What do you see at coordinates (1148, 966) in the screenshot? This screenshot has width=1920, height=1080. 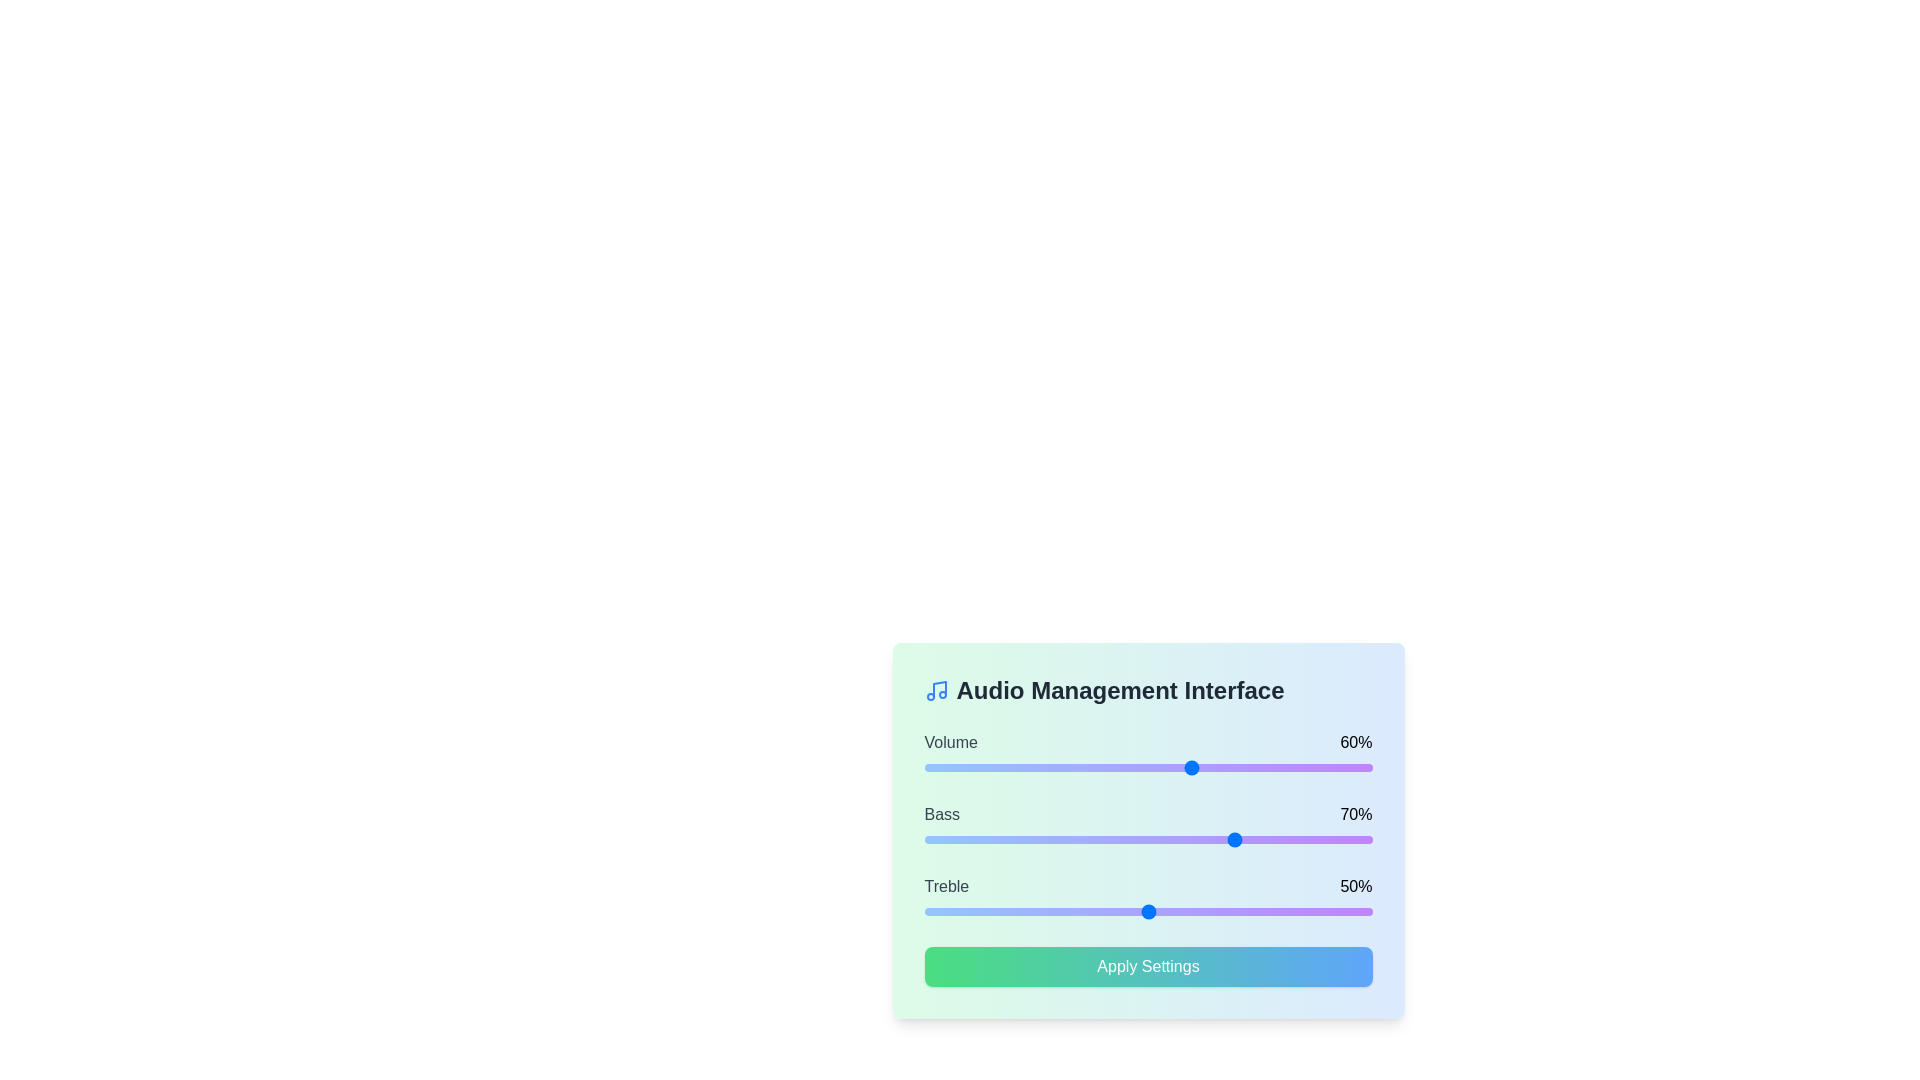 I see `the 'Apply Changes' button located at the bottom center of the 'Audio Management Interface' card` at bounding box center [1148, 966].